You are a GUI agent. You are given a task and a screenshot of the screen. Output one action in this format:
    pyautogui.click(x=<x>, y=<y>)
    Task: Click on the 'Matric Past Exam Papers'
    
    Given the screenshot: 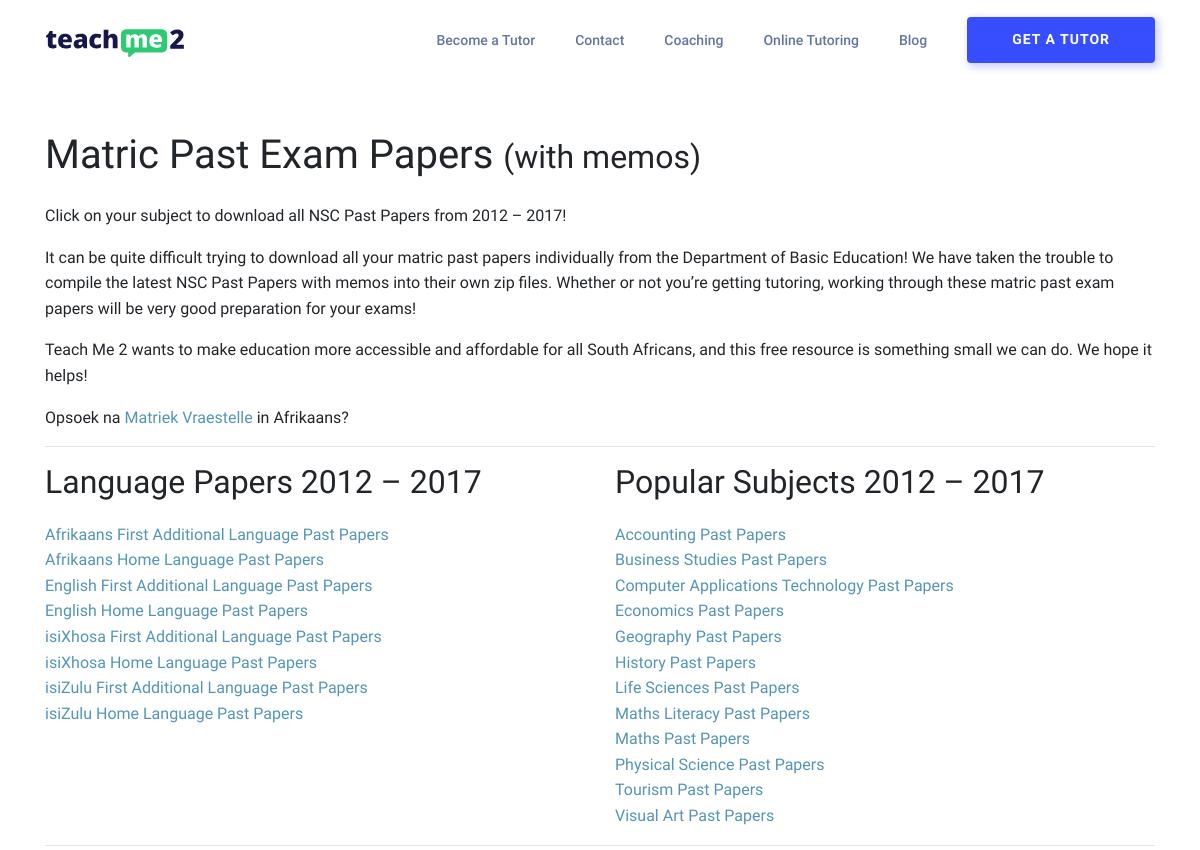 What is the action you would take?
    pyautogui.click(x=272, y=154)
    